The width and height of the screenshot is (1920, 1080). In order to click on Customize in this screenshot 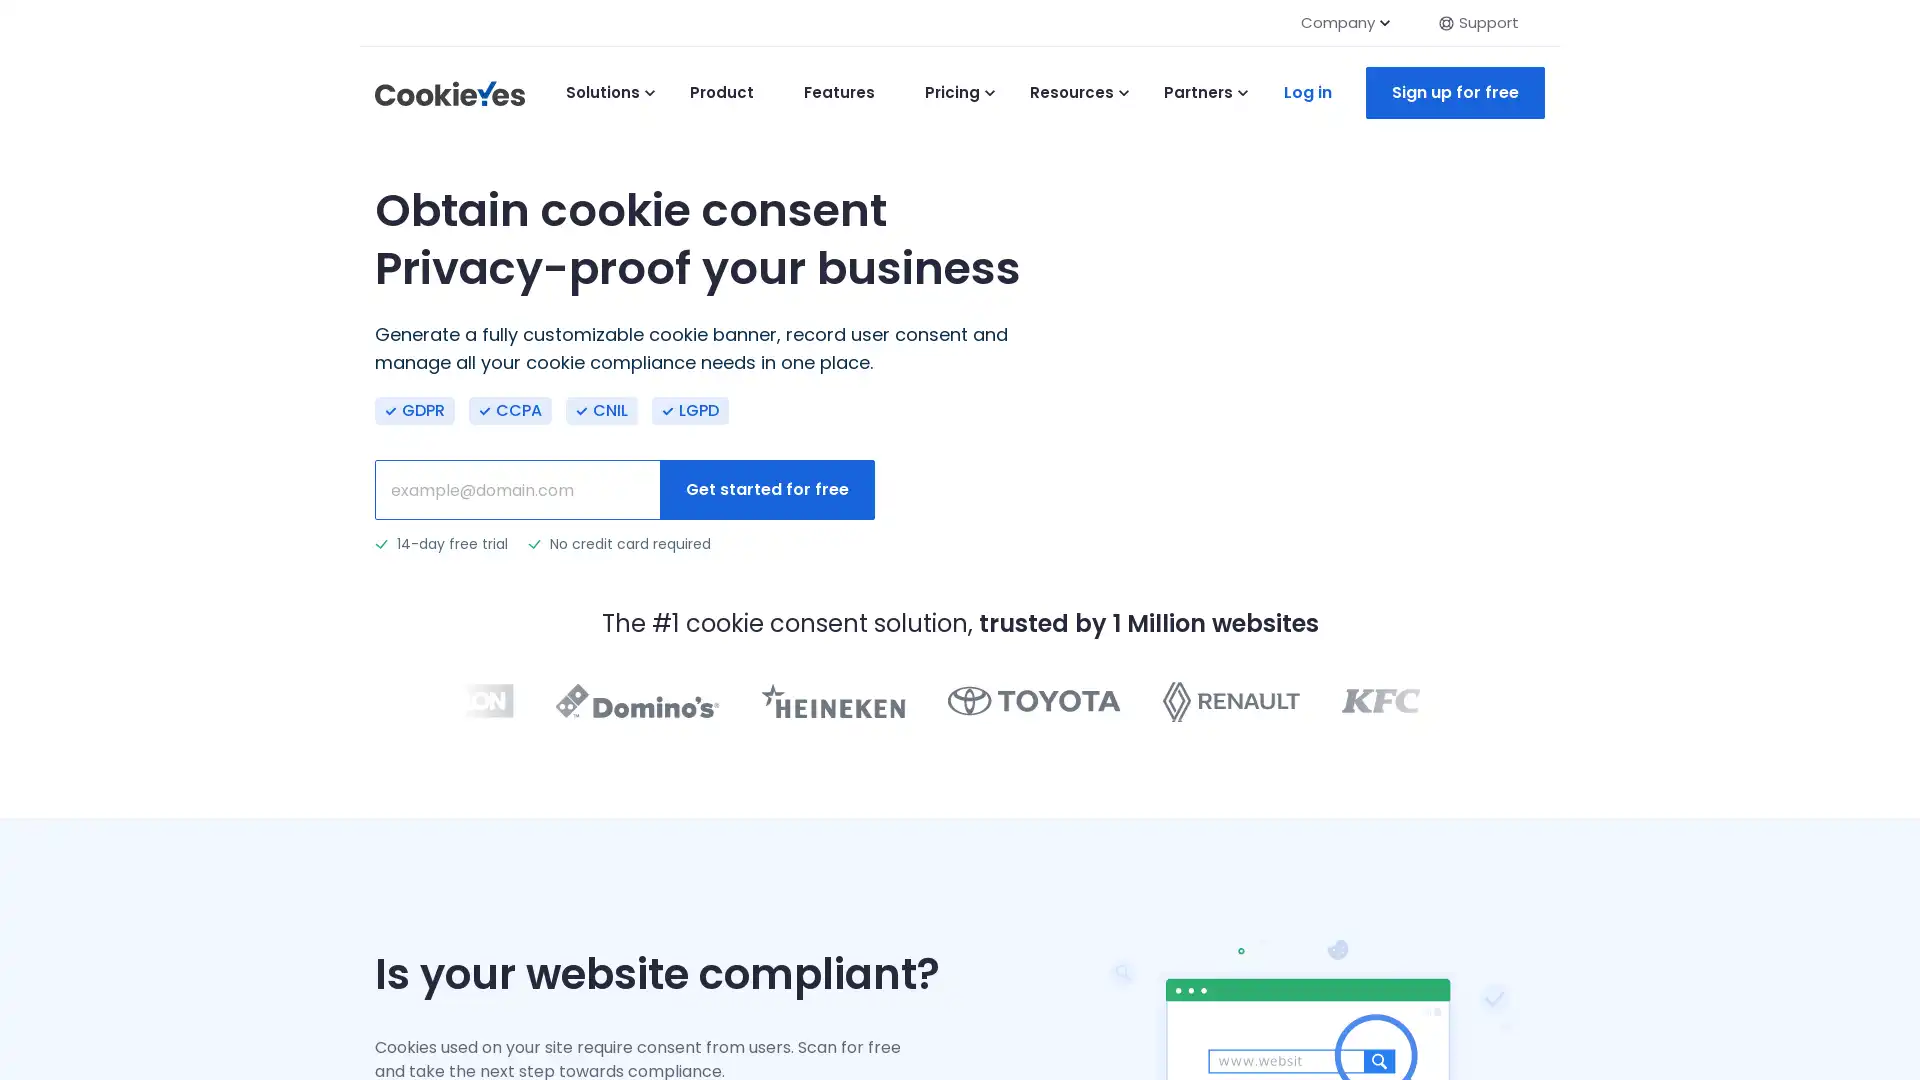, I will do `click(129, 996)`.